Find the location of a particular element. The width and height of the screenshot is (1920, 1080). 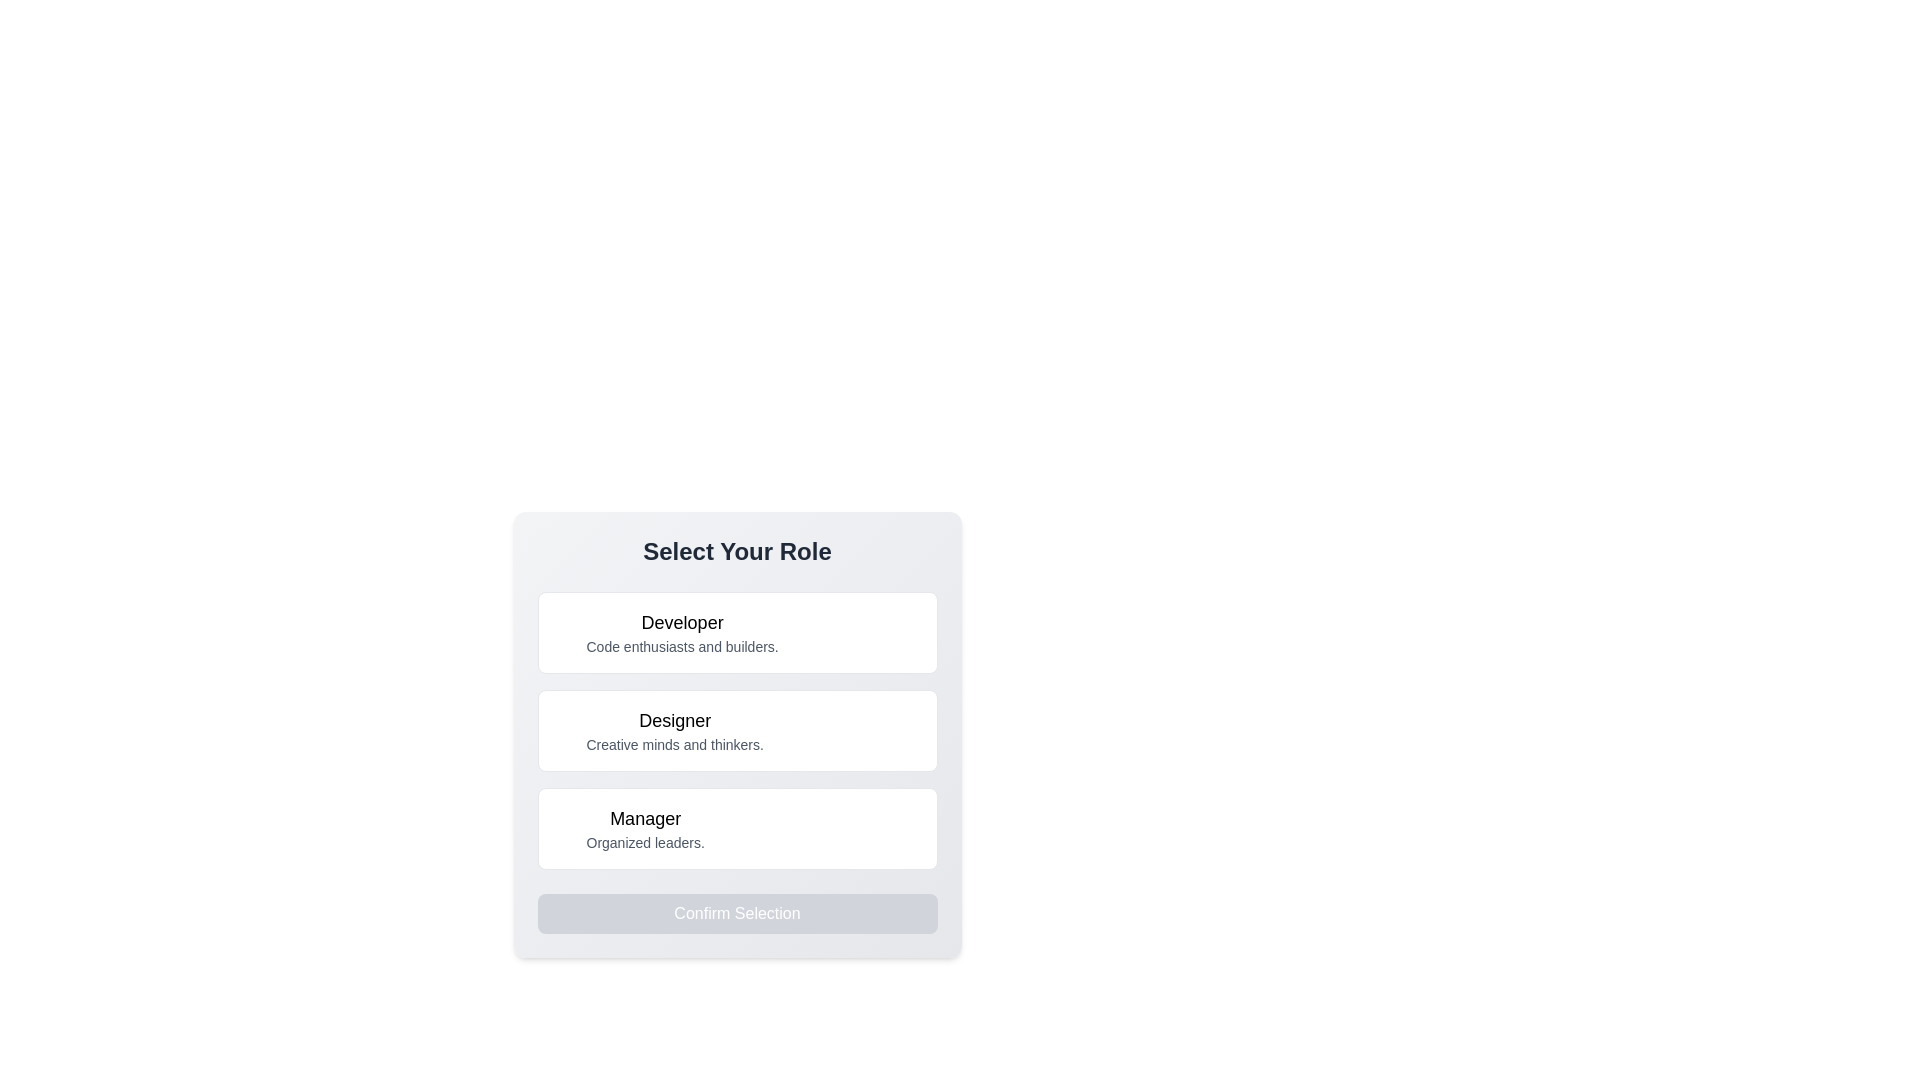

the Text label that provides descriptive information about the 'Designer' role, which is located in the center of the 'Select Your Role' section, below a circular icon and above other text elements is located at coordinates (675, 731).